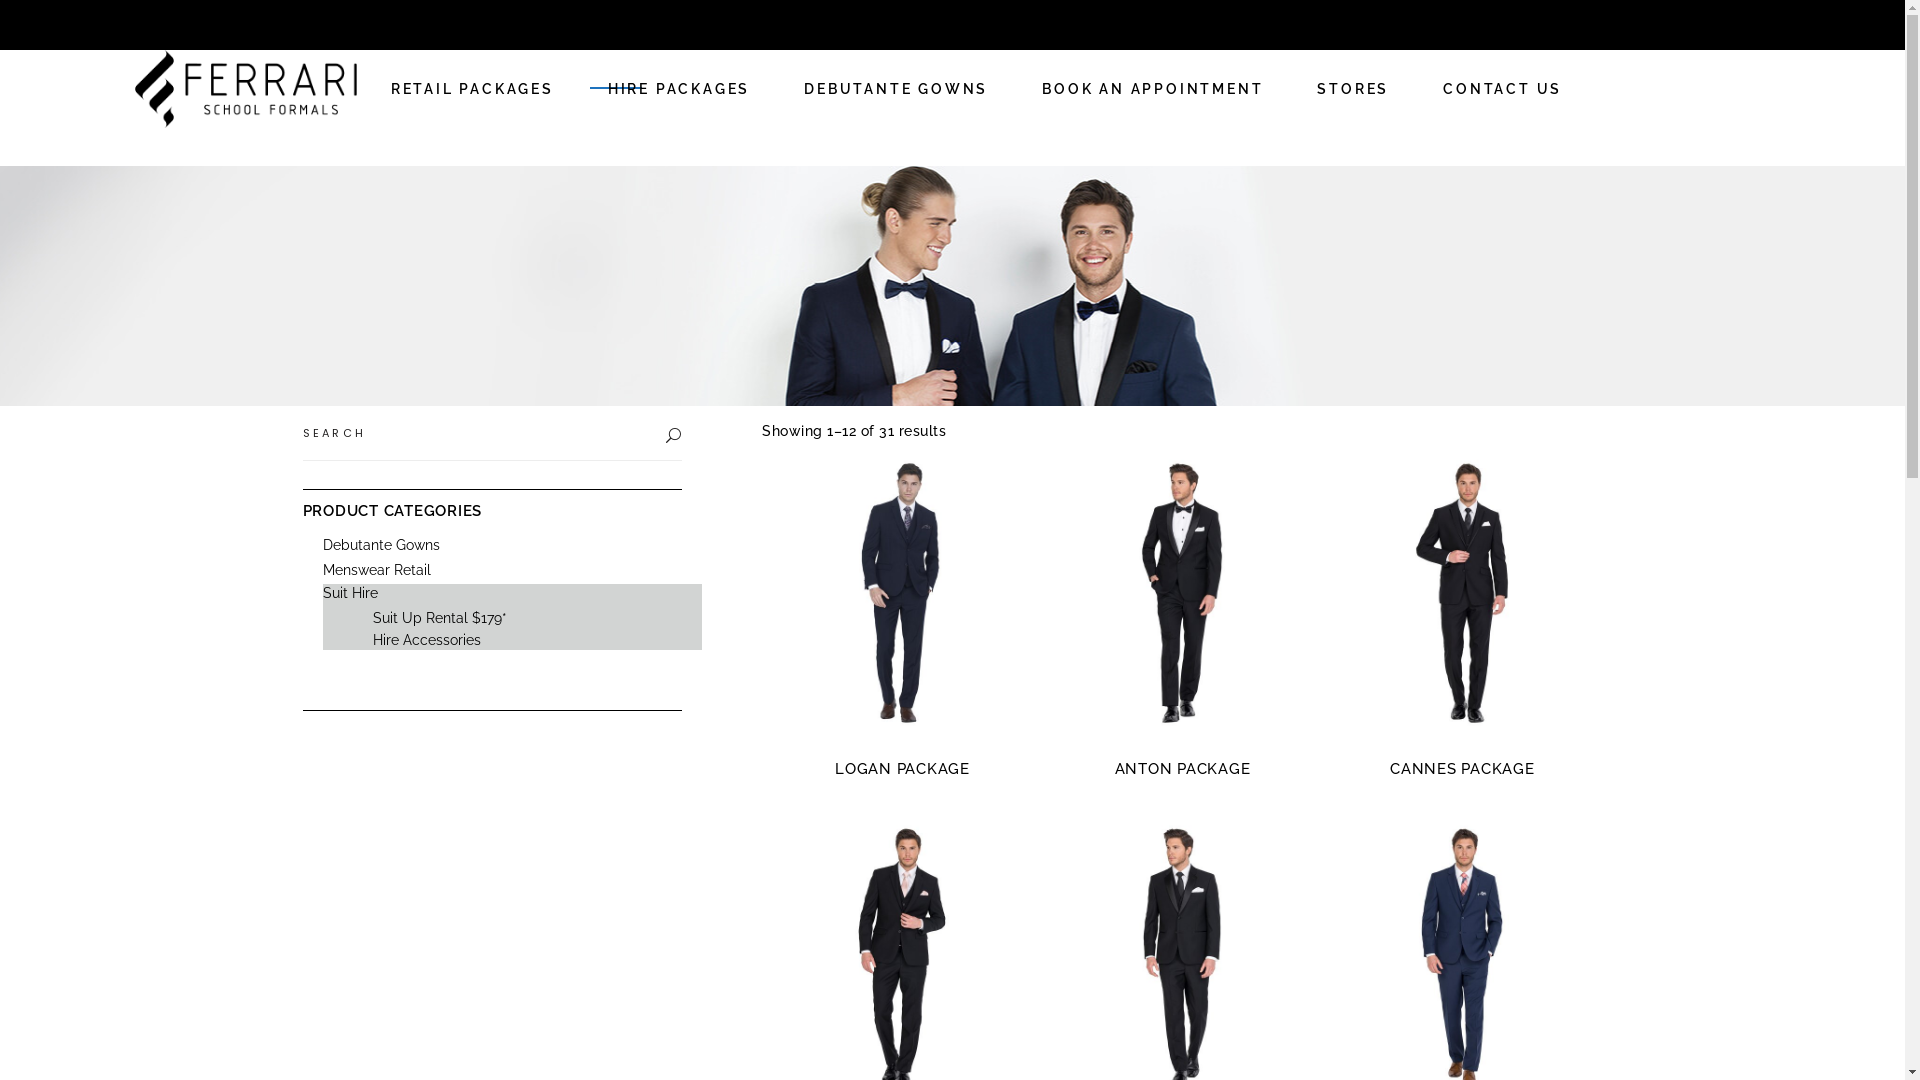 The image size is (1920, 1080). I want to click on 'CANNES PACKAGE', so click(1462, 767).